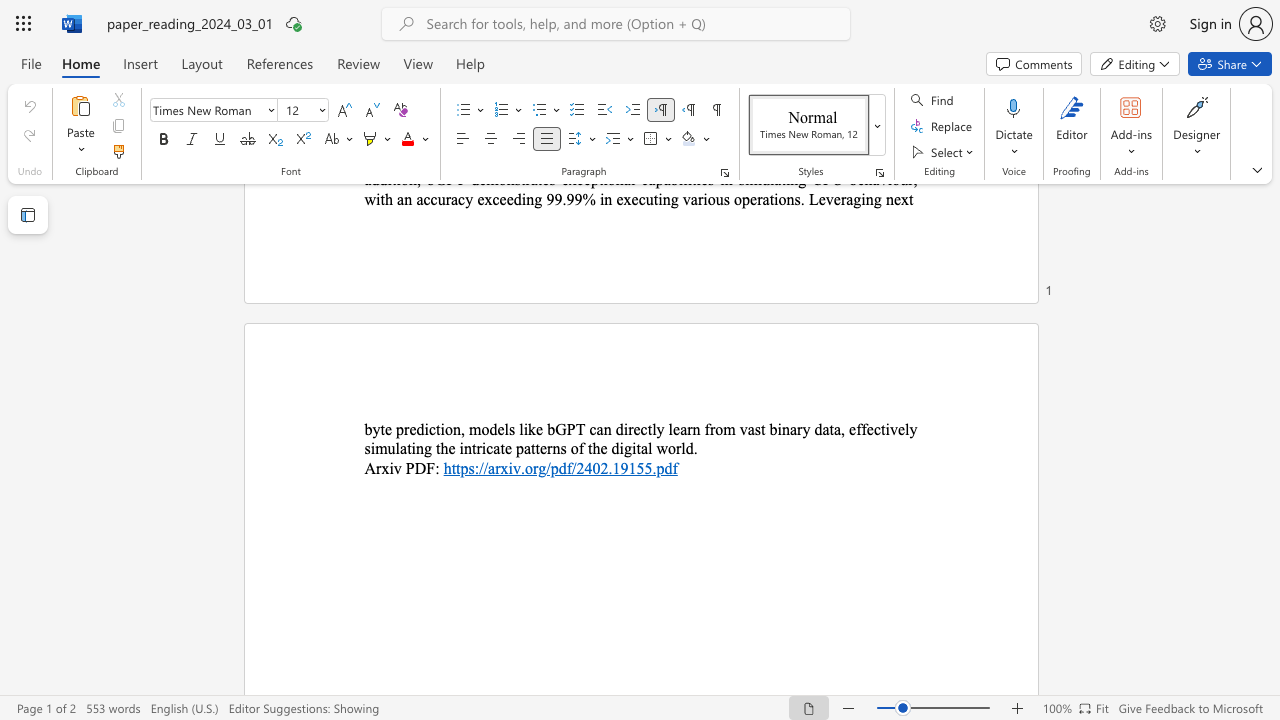  I want to click on the subset text "f/2402.19155." within the text "https://arxiv.org/pdf/2402.19155.pdf", so click(565, 468).